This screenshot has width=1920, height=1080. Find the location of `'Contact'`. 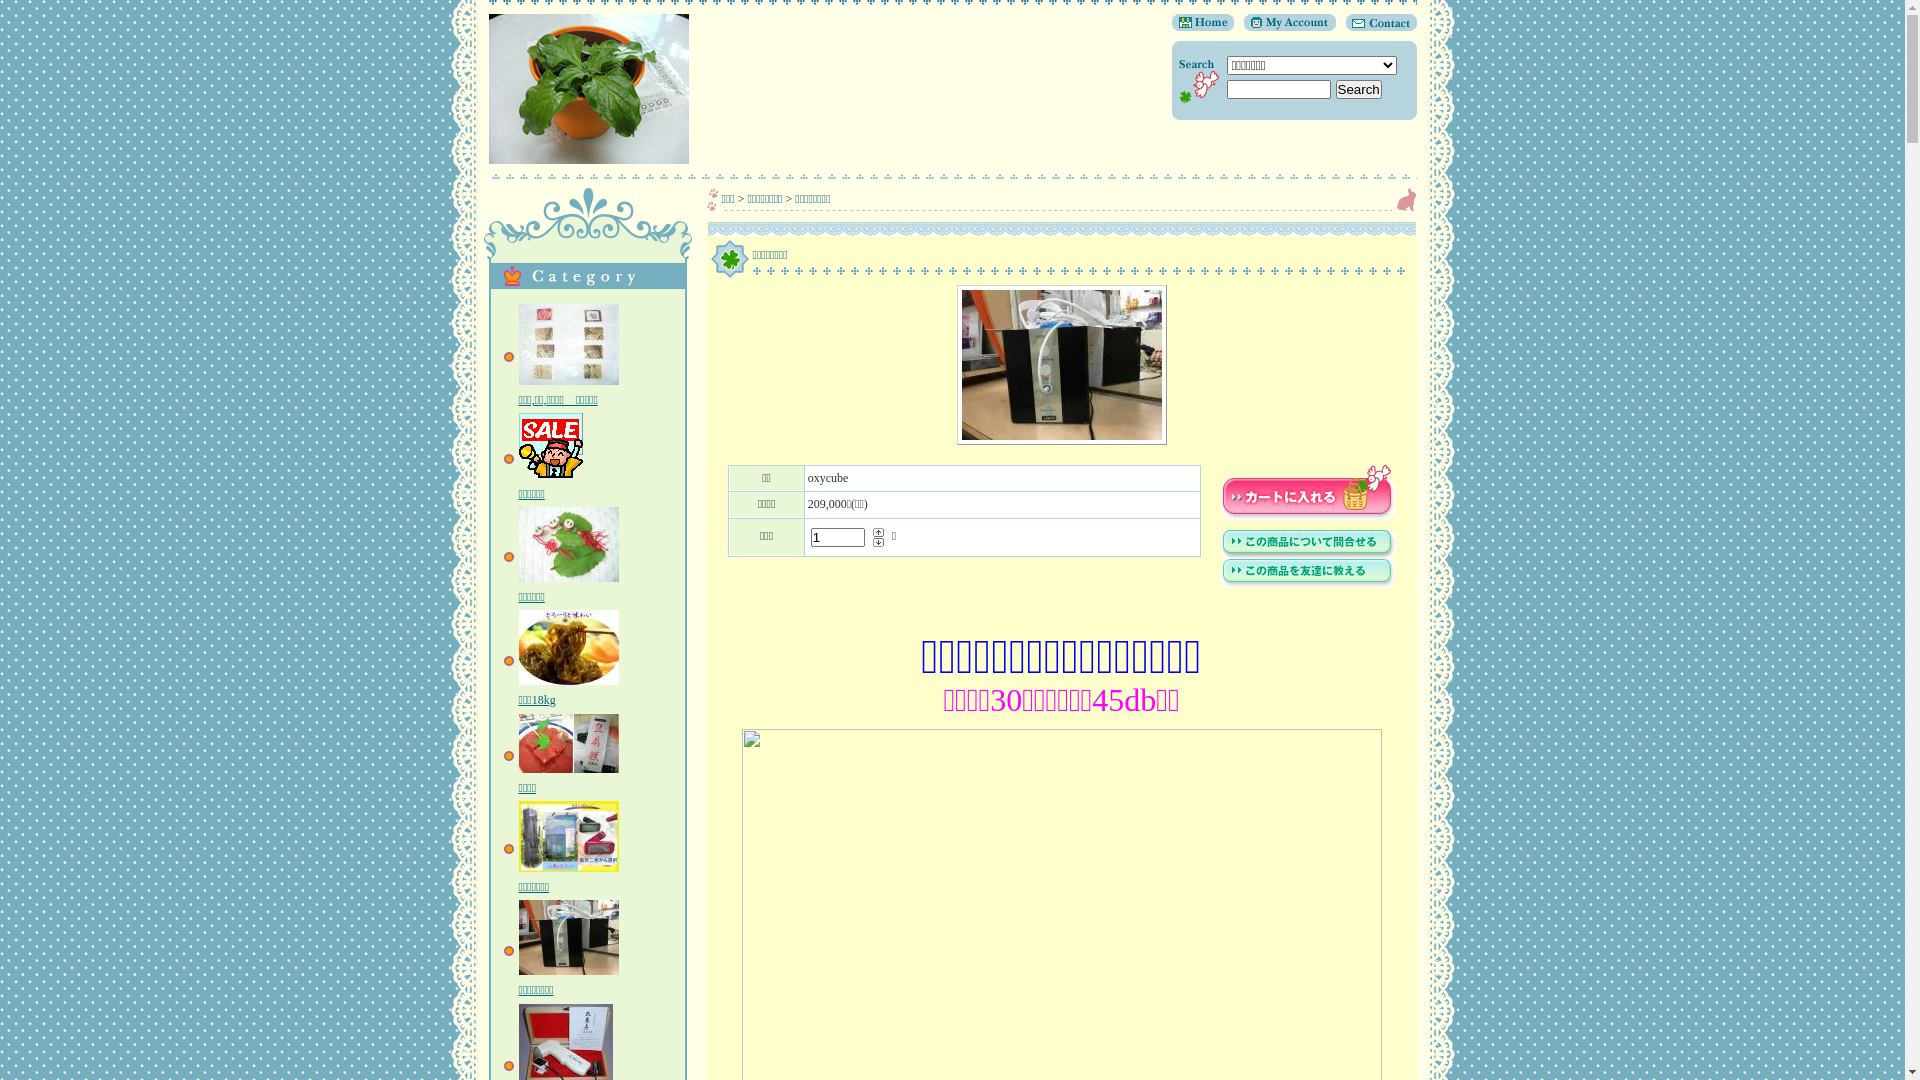

'Contact' is located at coordinates (1335, 27).